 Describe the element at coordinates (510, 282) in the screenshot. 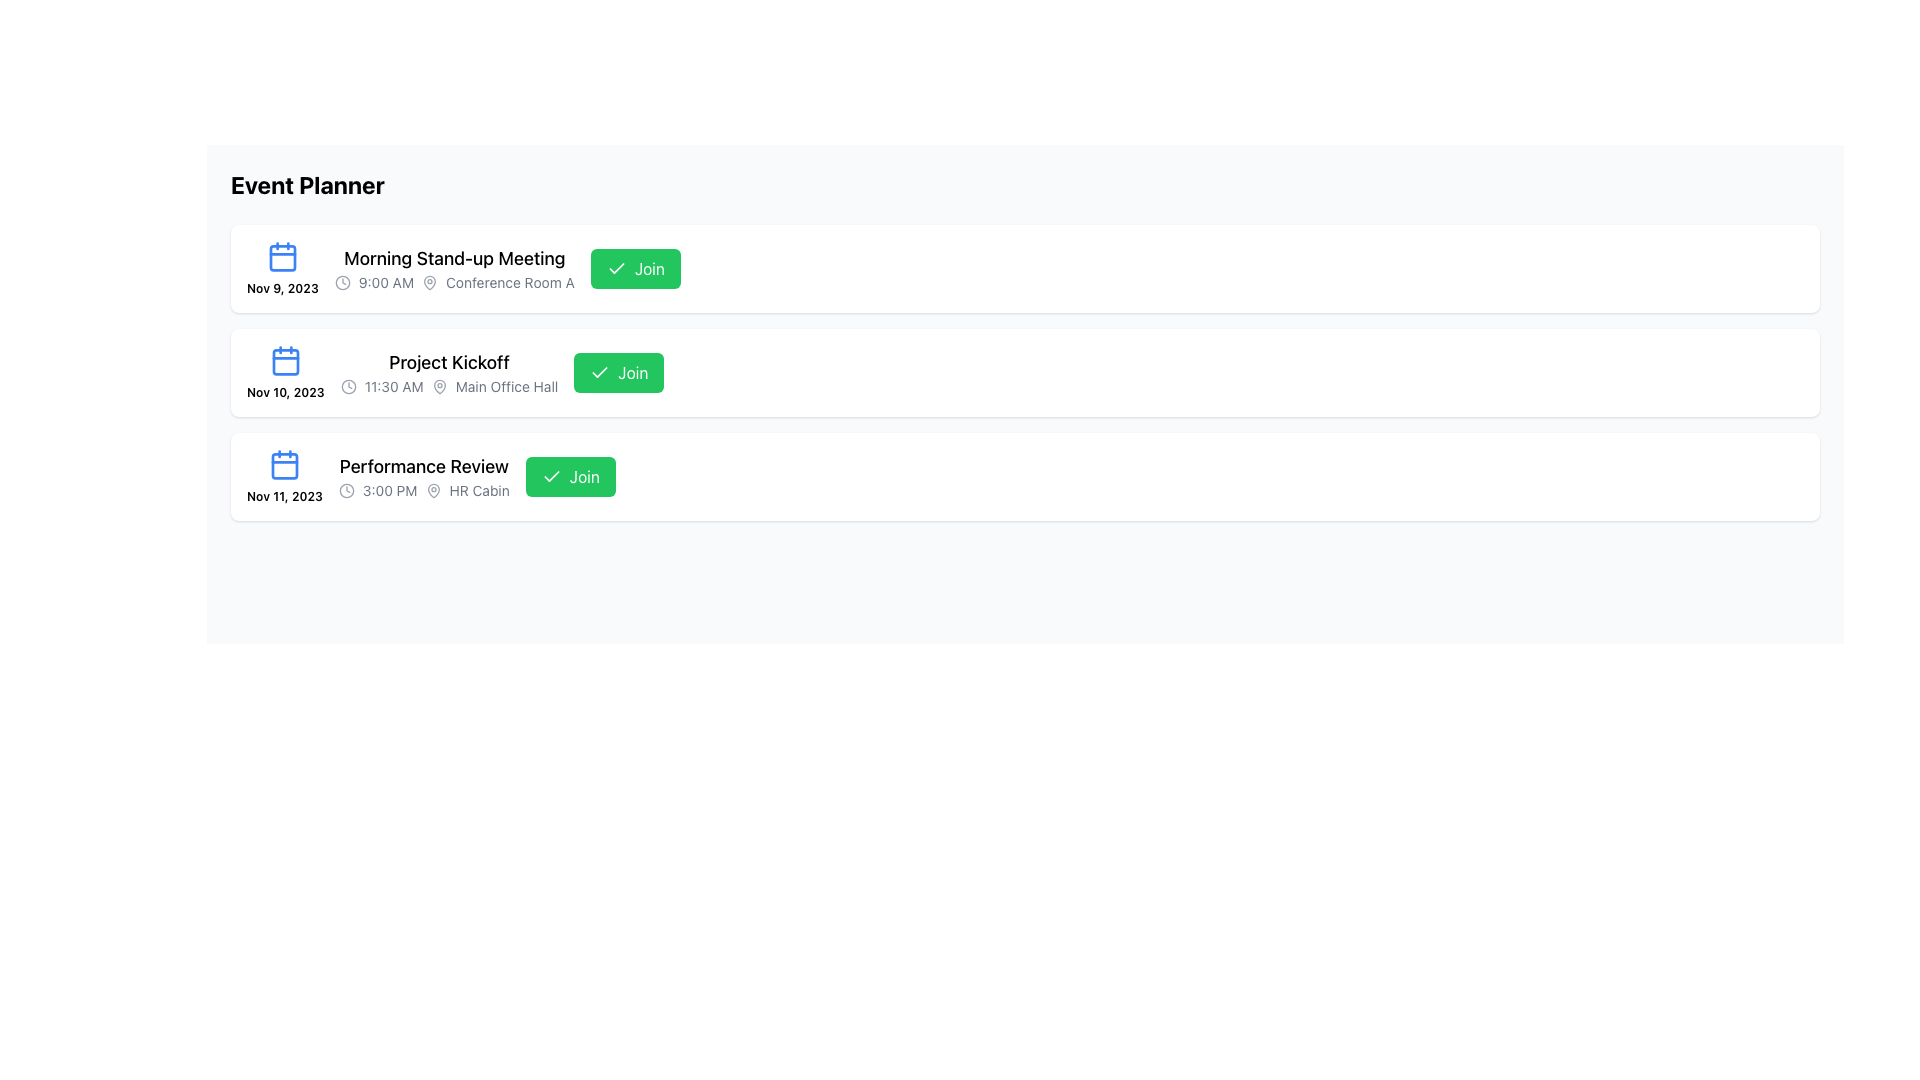

I see `the Static text label that displays 'Conference Room A', which is aligned with a clock icon and a time indicator, located in the first event entry of the vertical list` at that location.